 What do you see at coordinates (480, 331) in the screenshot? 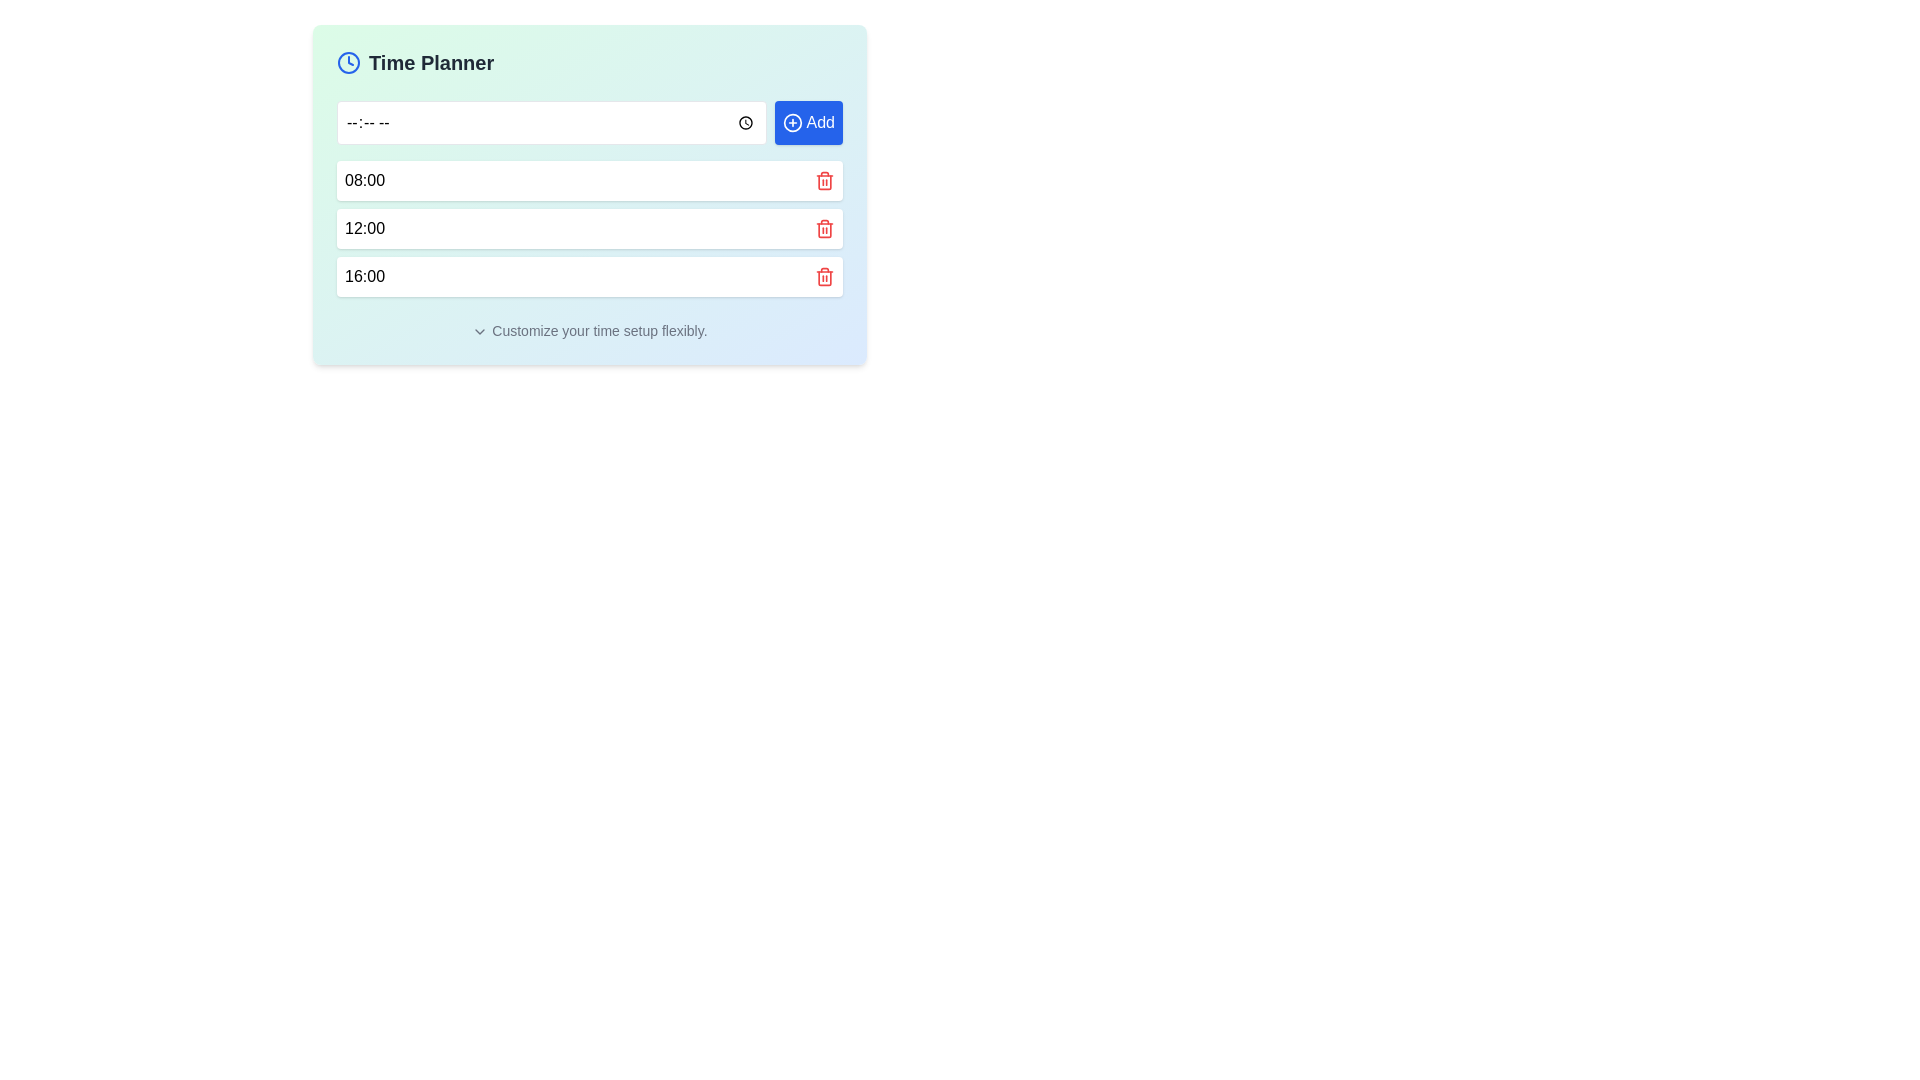
I see `the tooltip of the SVG chevron icon located slightly to the left of the text 'Customize your time setup flexibly' in the time planning section` at bounding box center [480, 331].